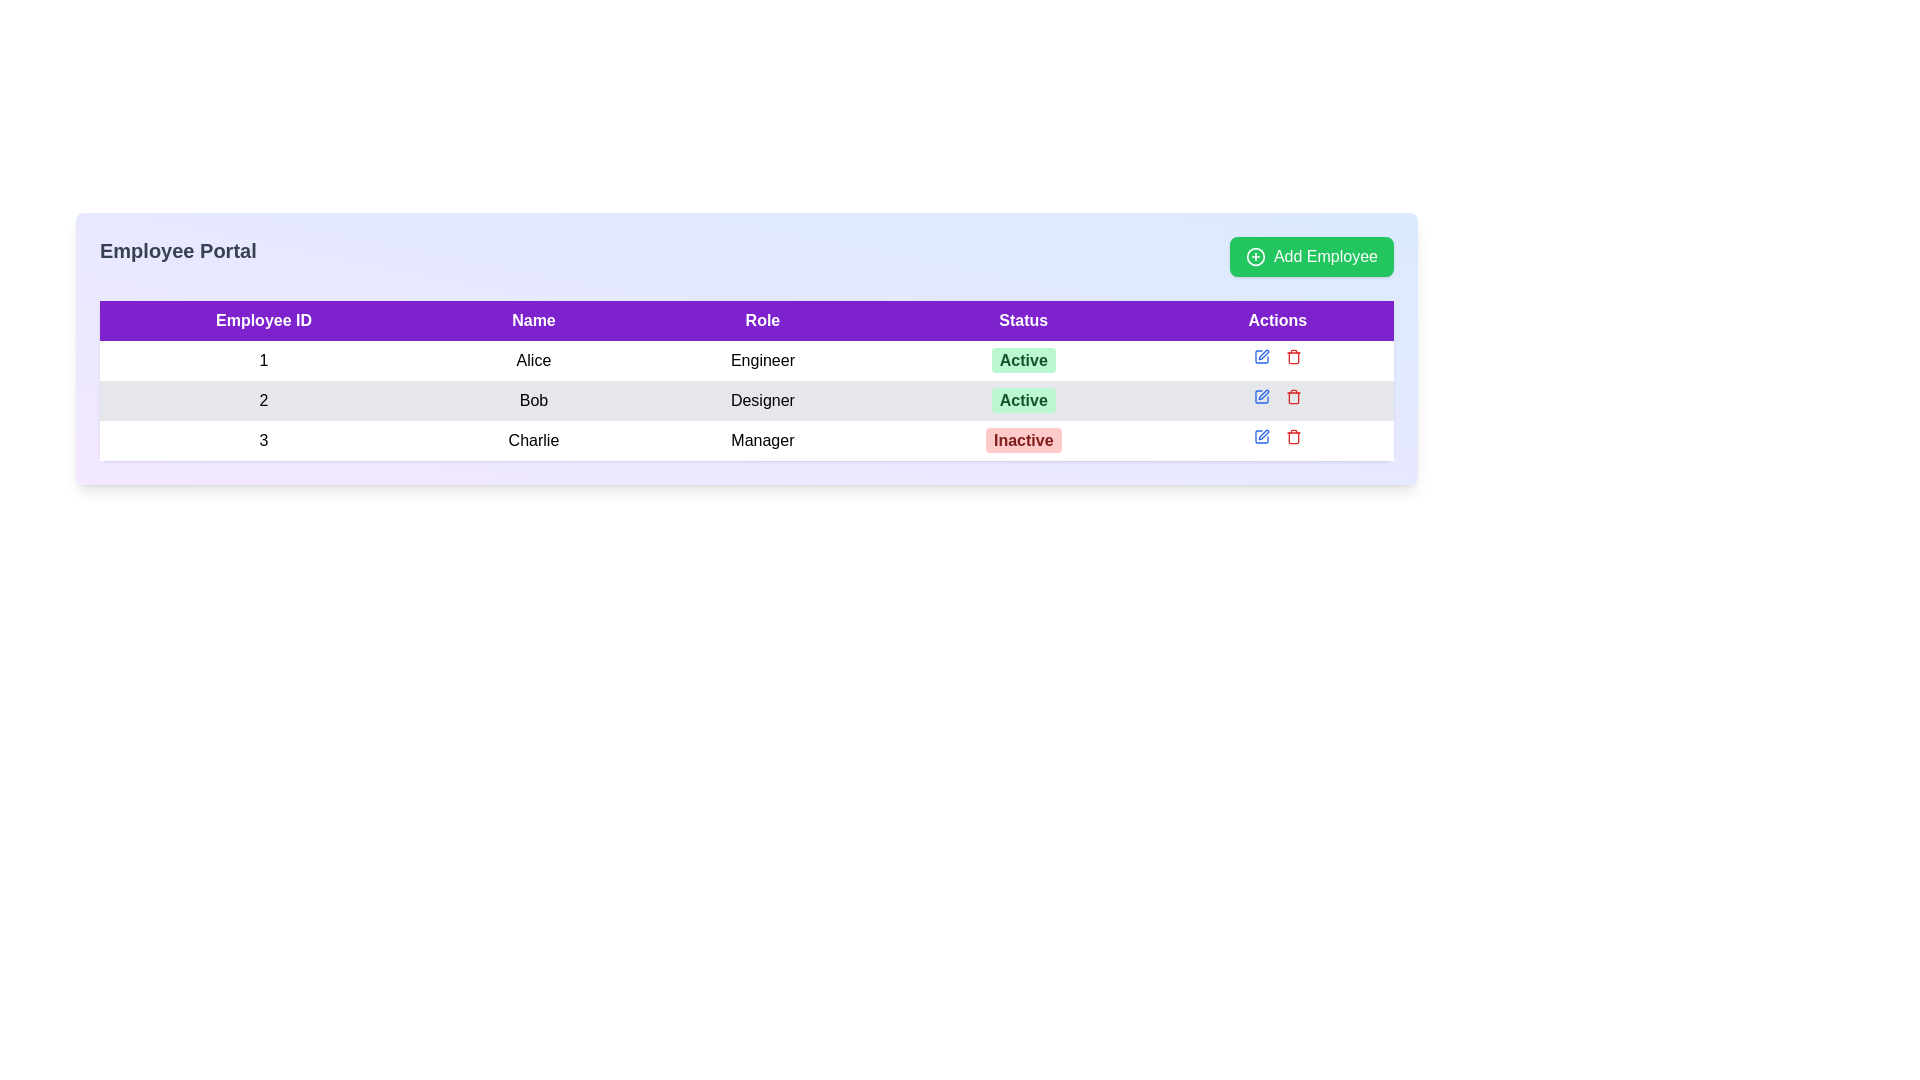  I want to click on the 'Actions' header label in the table, which is located in the far-right column of the table header, immediately to the right of the 'Status' header, so click(1276, 319).